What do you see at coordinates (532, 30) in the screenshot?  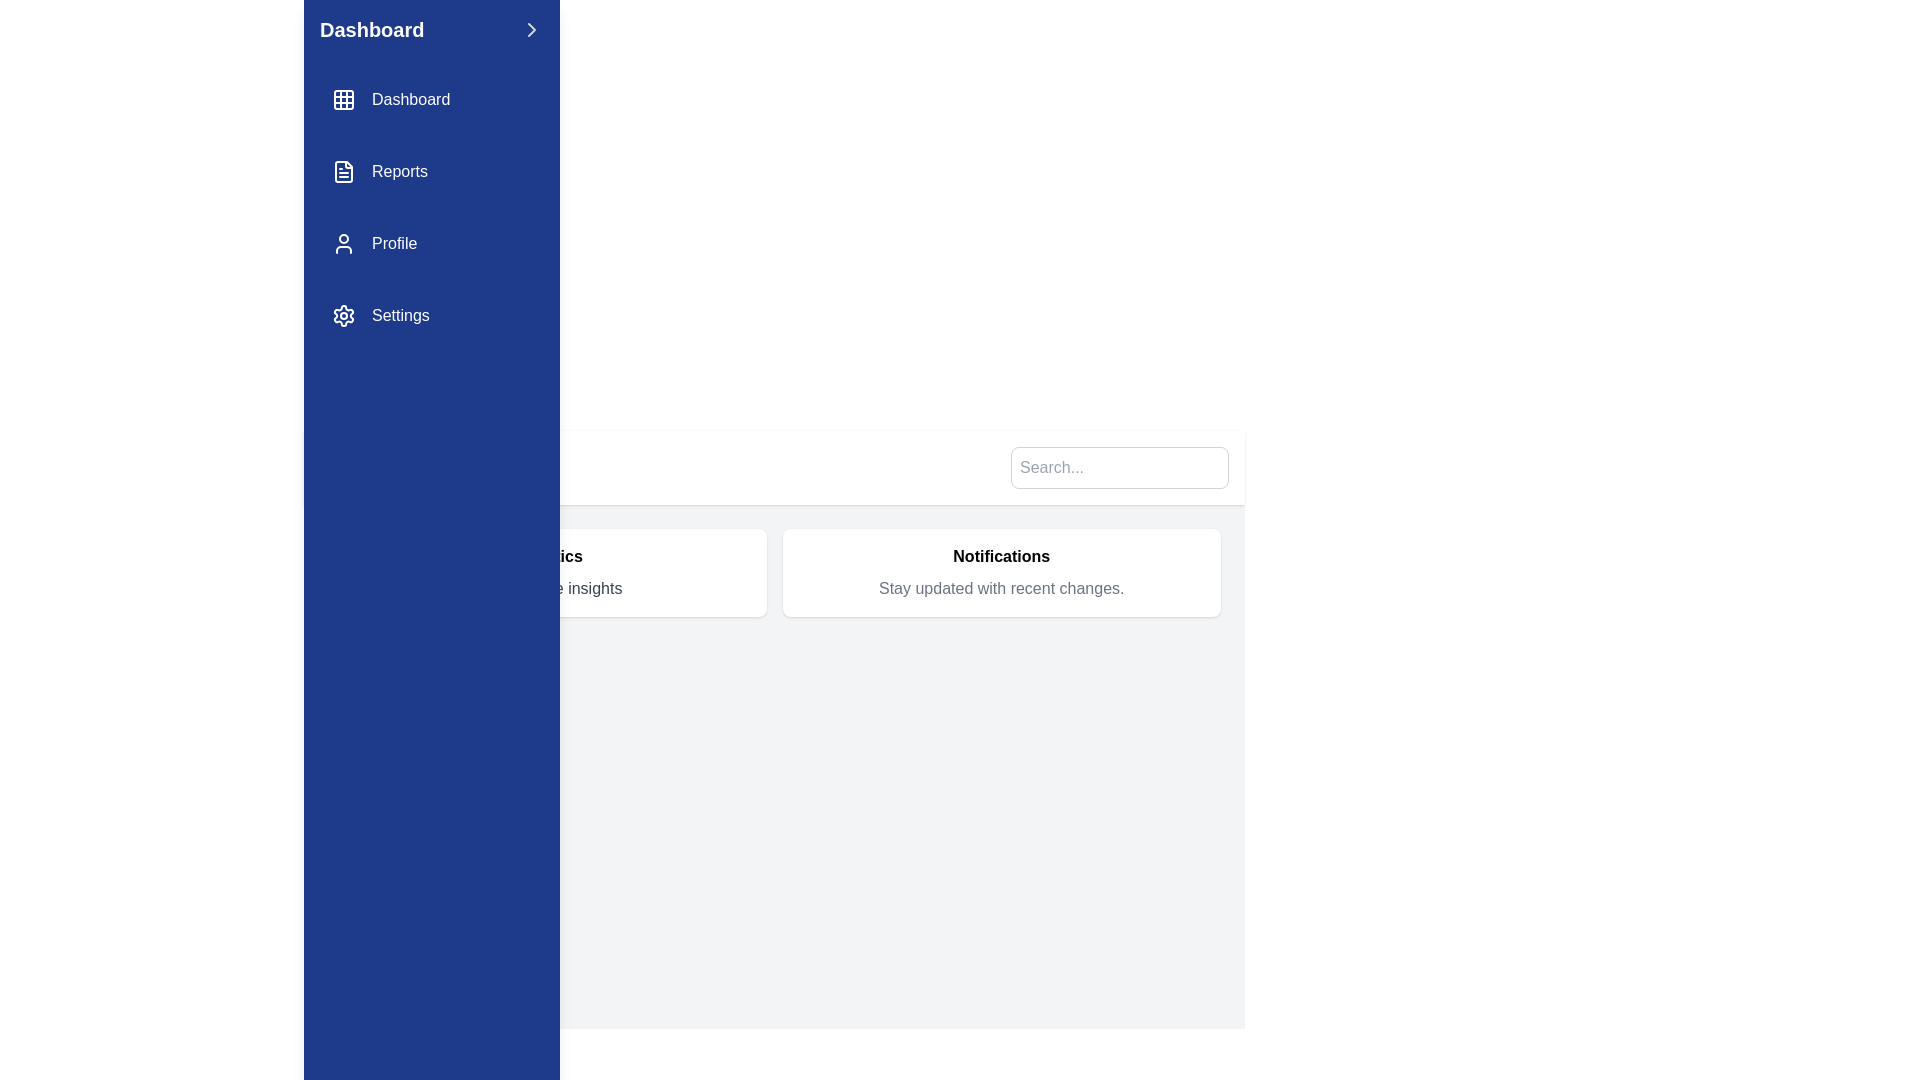 I see `the leftward-pointing chevron icon located in the upper right corner of the blue vertical sidebar, aligned with the 'Dashboard' label` at bounding box center [532, 30].